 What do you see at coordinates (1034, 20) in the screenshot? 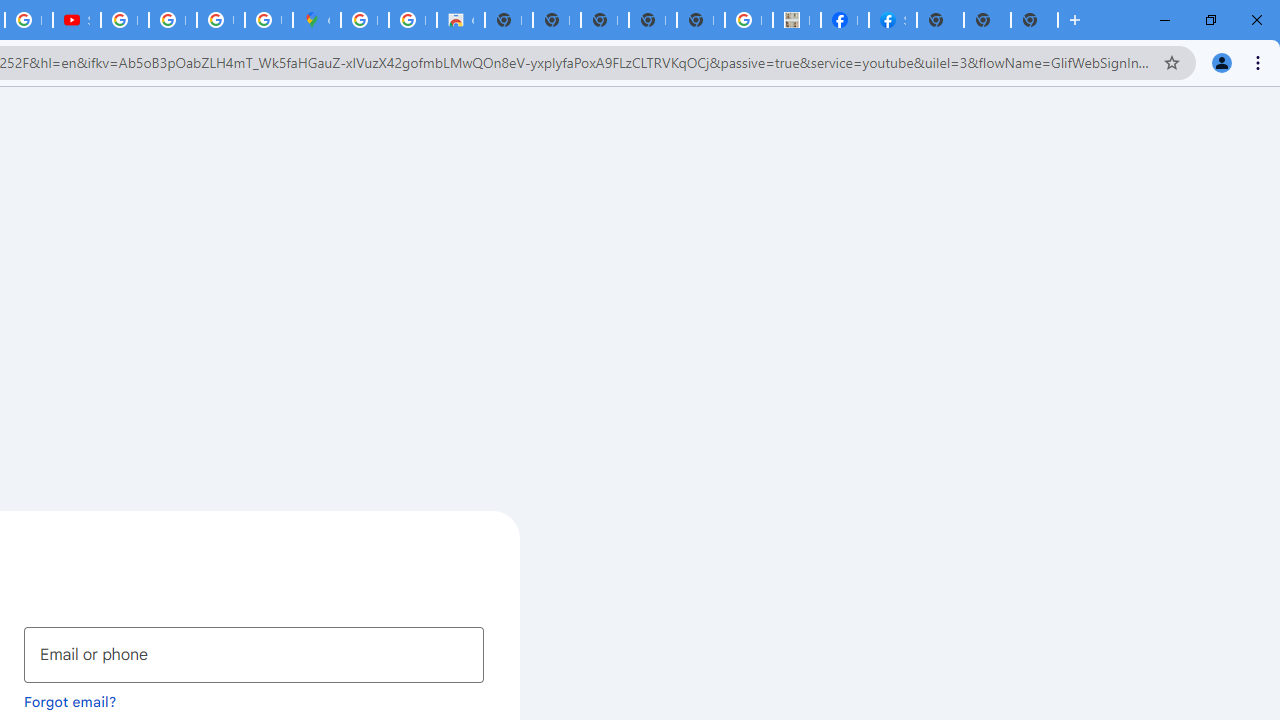
I see `'New Tab'` at bounding box center [1034, 20].